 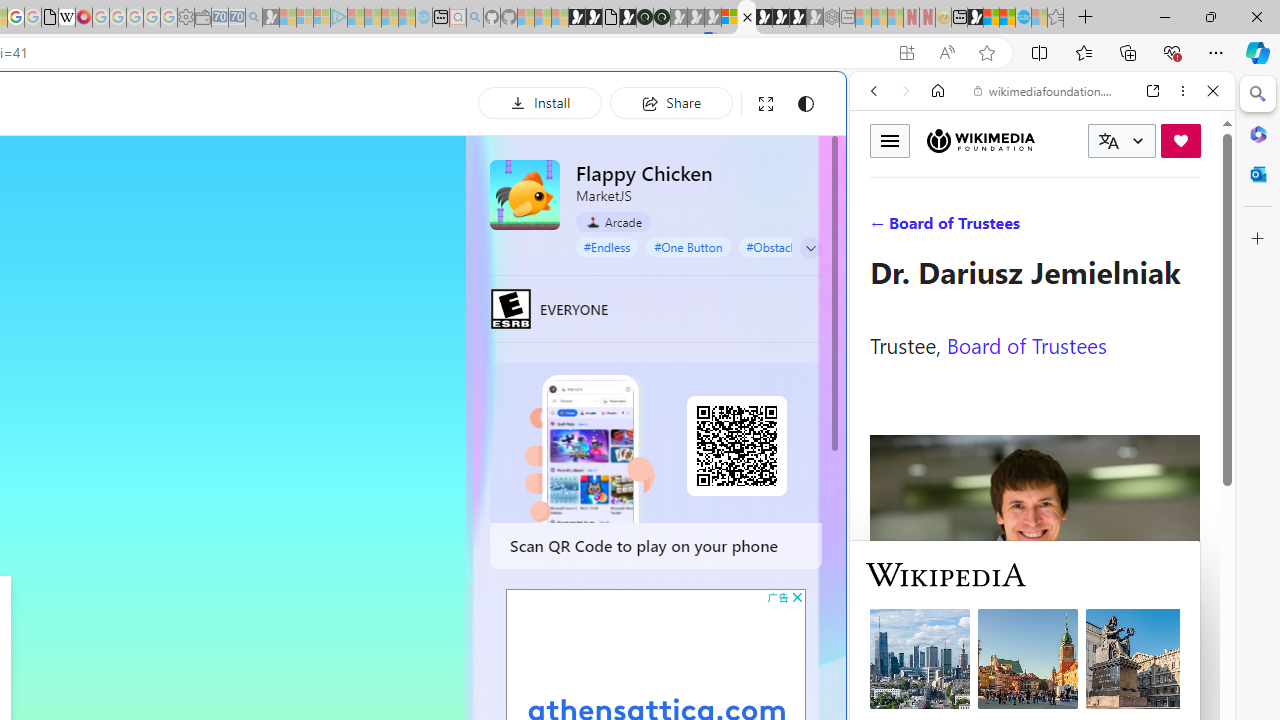 What do you see at coordinates (661, 17) in the screenshot?
I see `'Future Focus Report 2024'` at bounding box center [661, 17].